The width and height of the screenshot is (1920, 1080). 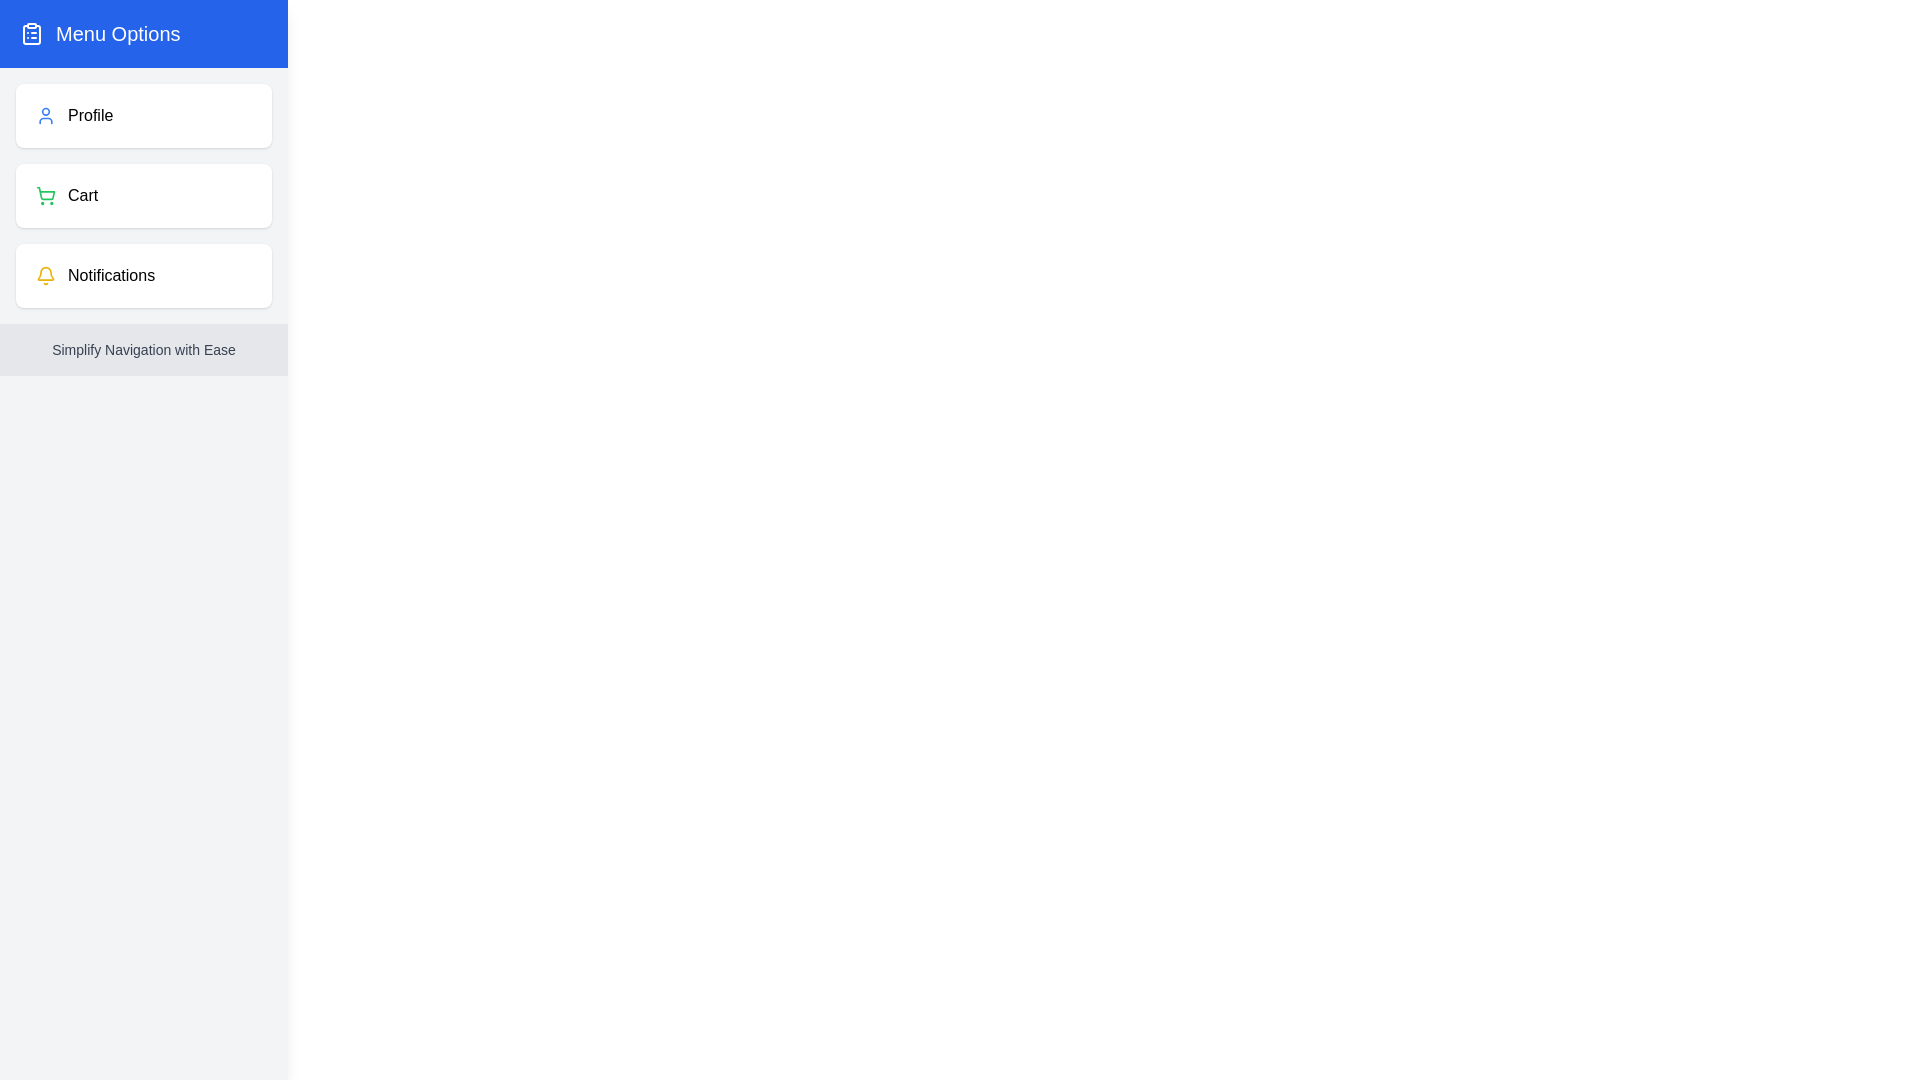 I want to click on the message 'Simplify Navigation with Ease' displayed at the bottom of the drawer, so click(x=143, y=349).